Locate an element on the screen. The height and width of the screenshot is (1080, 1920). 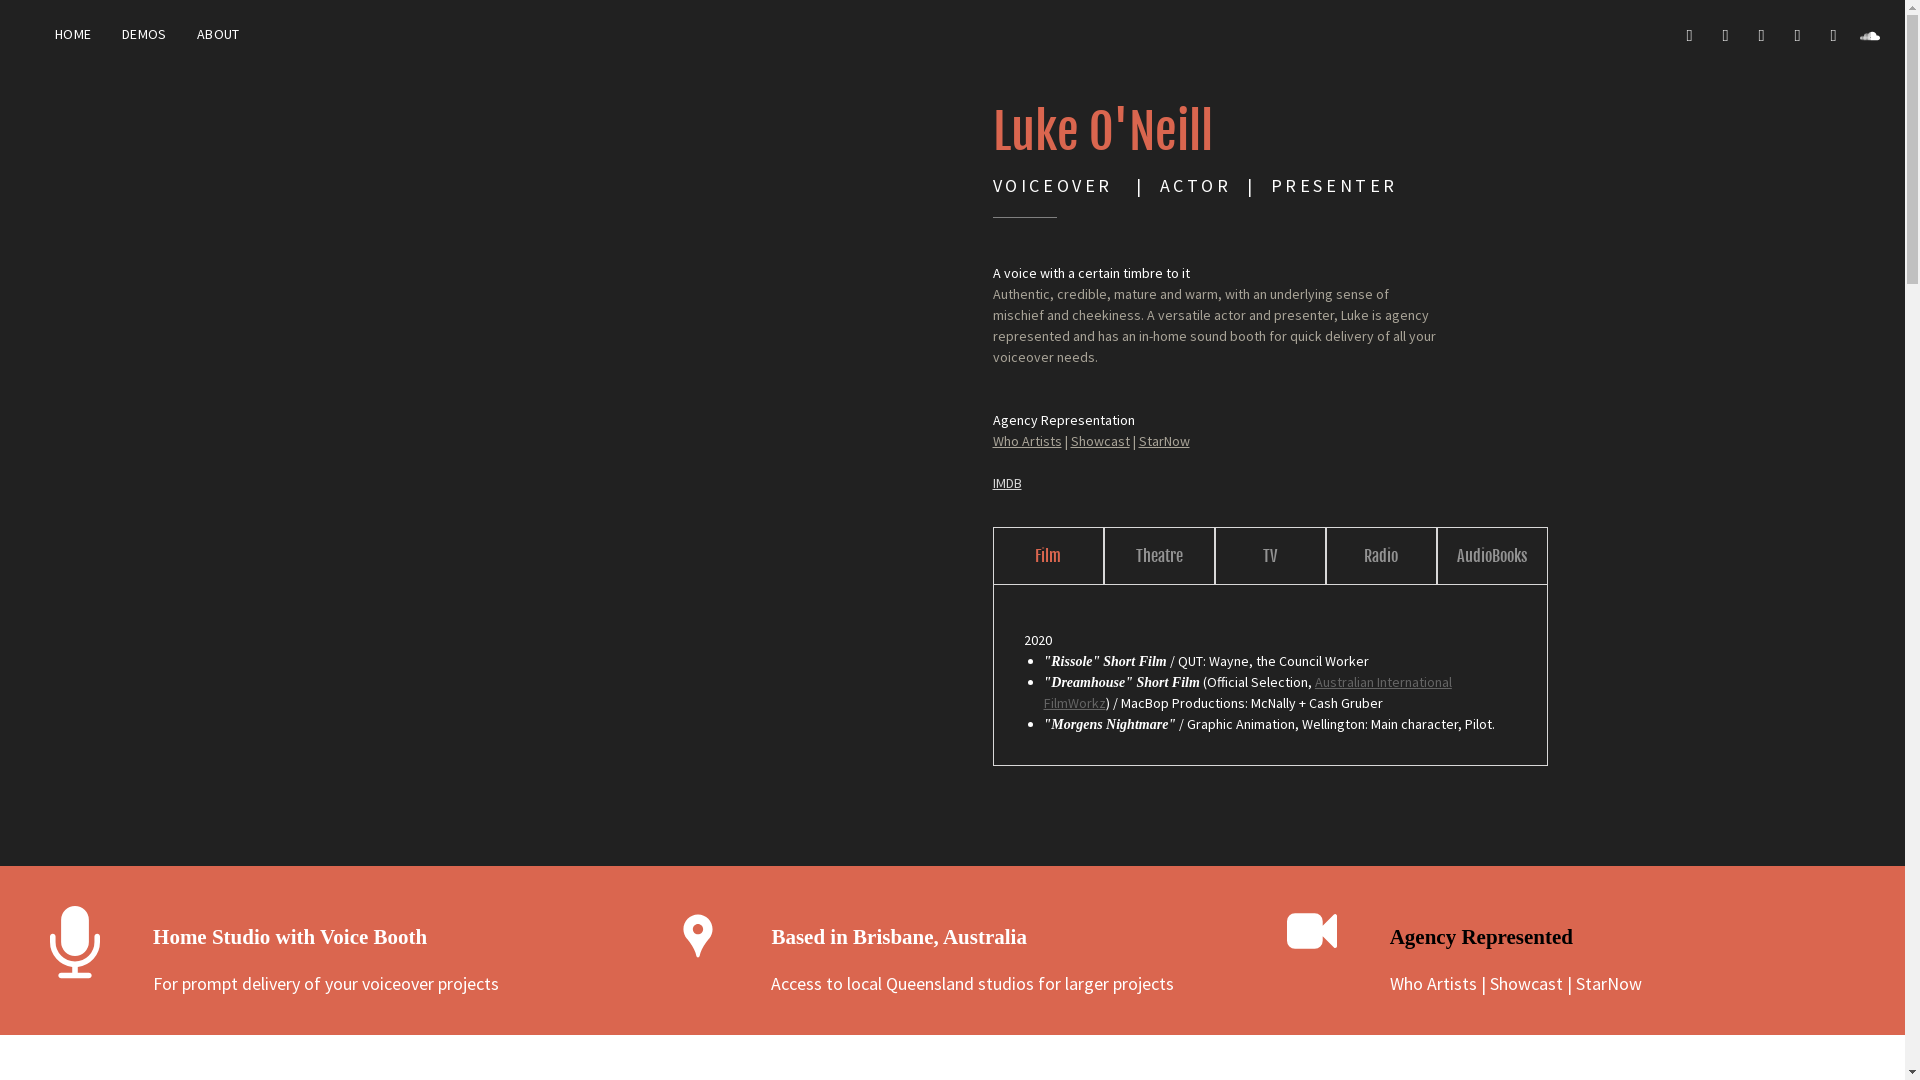
'Who Artists' is located at coordinates (992, 439).